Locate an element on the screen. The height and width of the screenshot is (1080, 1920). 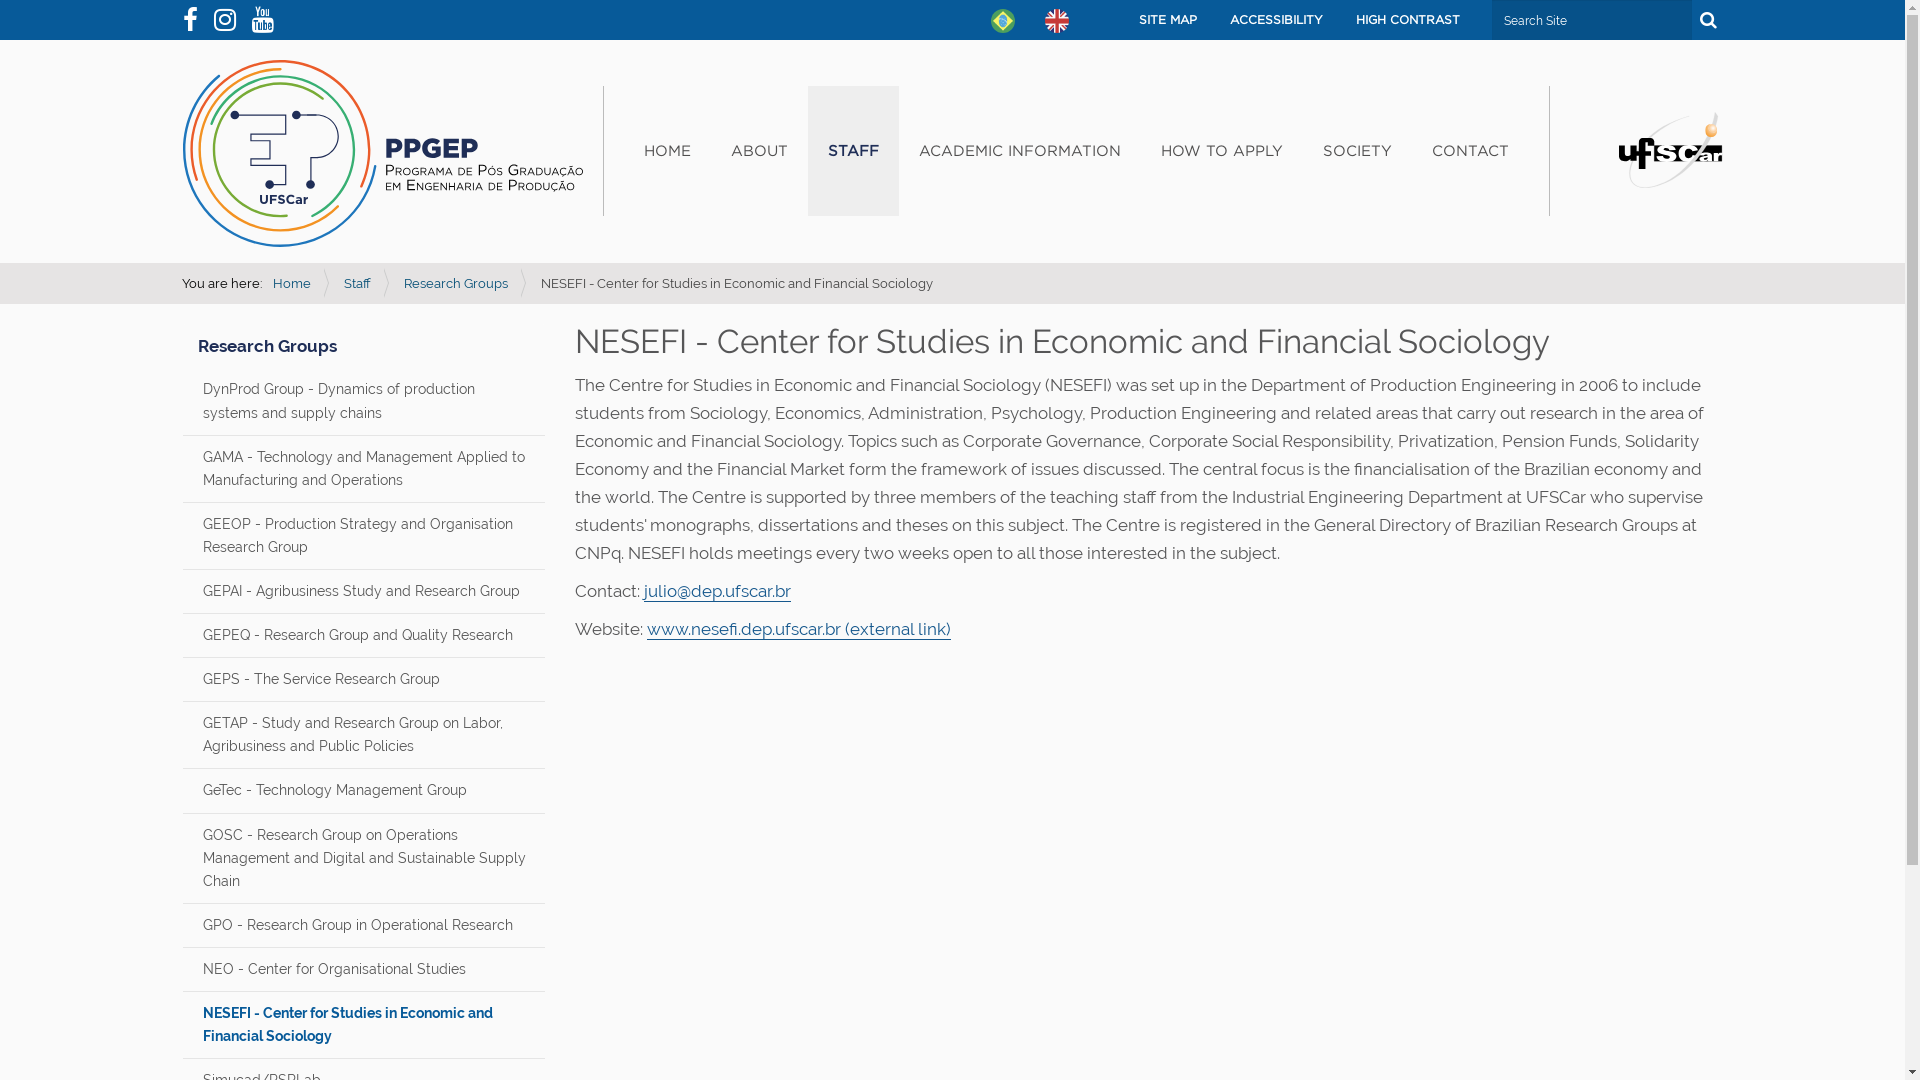
'julio@dep.ufscar.br' is located at coordinates (717, 590).